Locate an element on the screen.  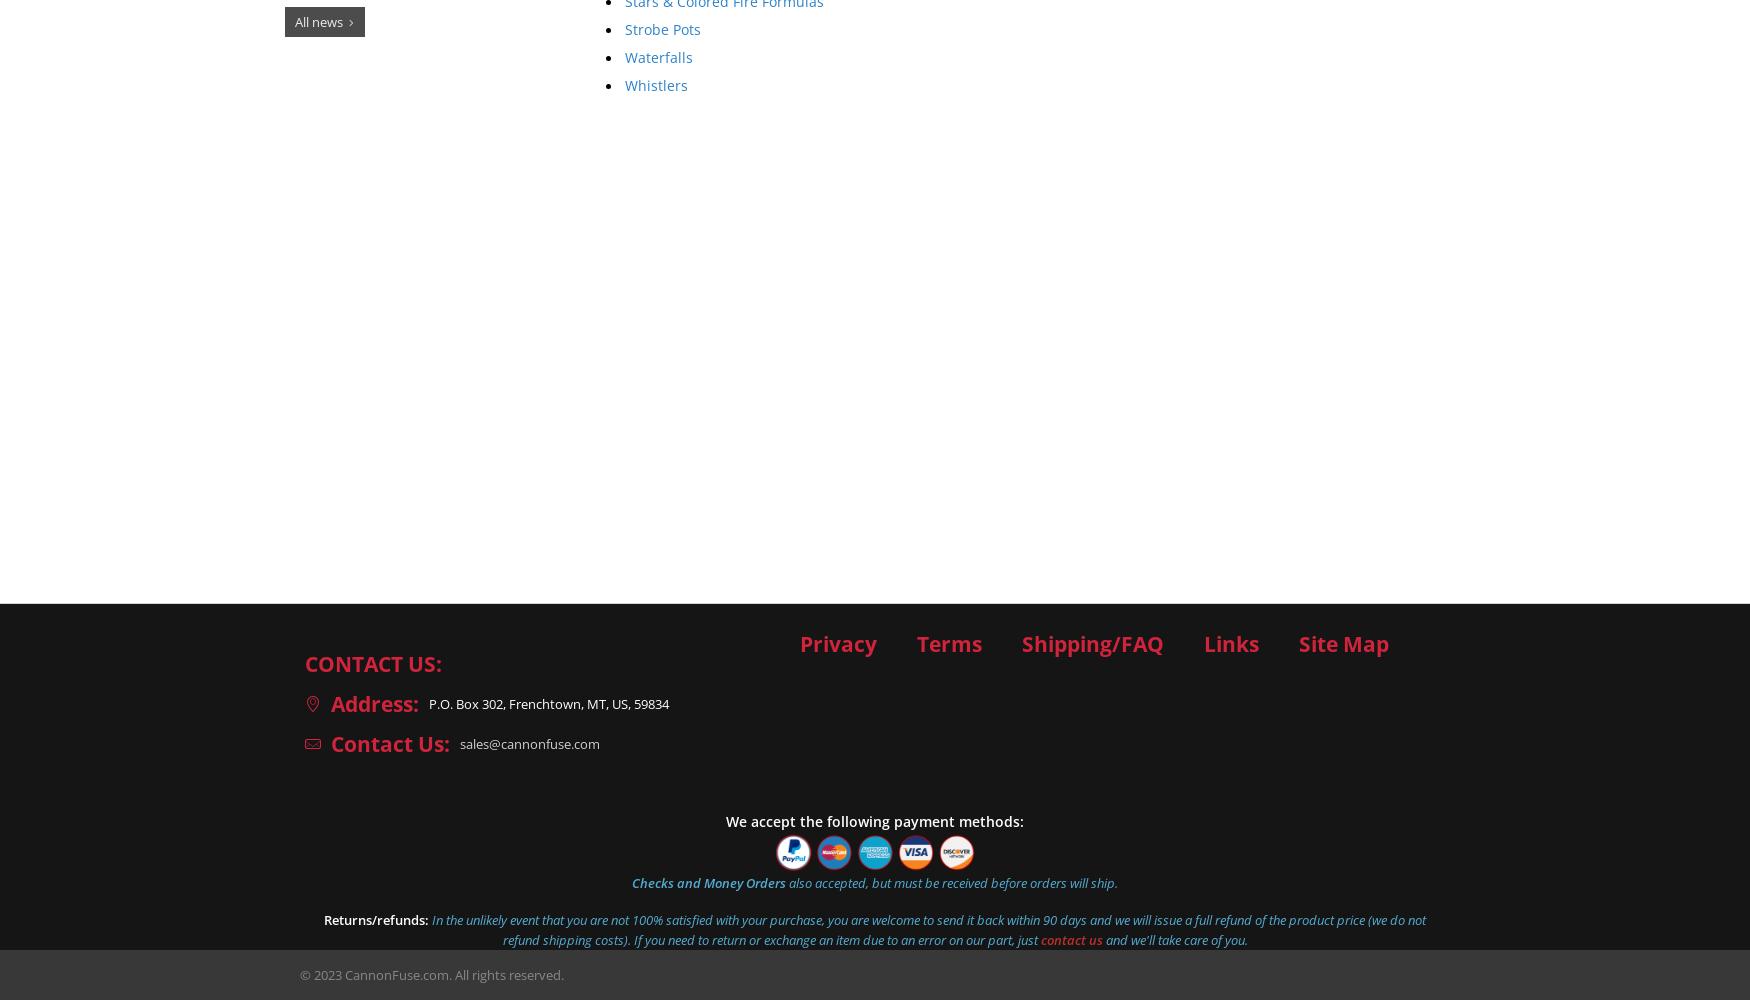
'In the unlikely event that you are not 100% satisfied with your purchase, you are welcome to send it back within 90 days and we will issue a full refund of the product price (we do not refund shipping costs). If you need to return or exchange an item due to an error on our part, just' is located at coordinates (928, 930).